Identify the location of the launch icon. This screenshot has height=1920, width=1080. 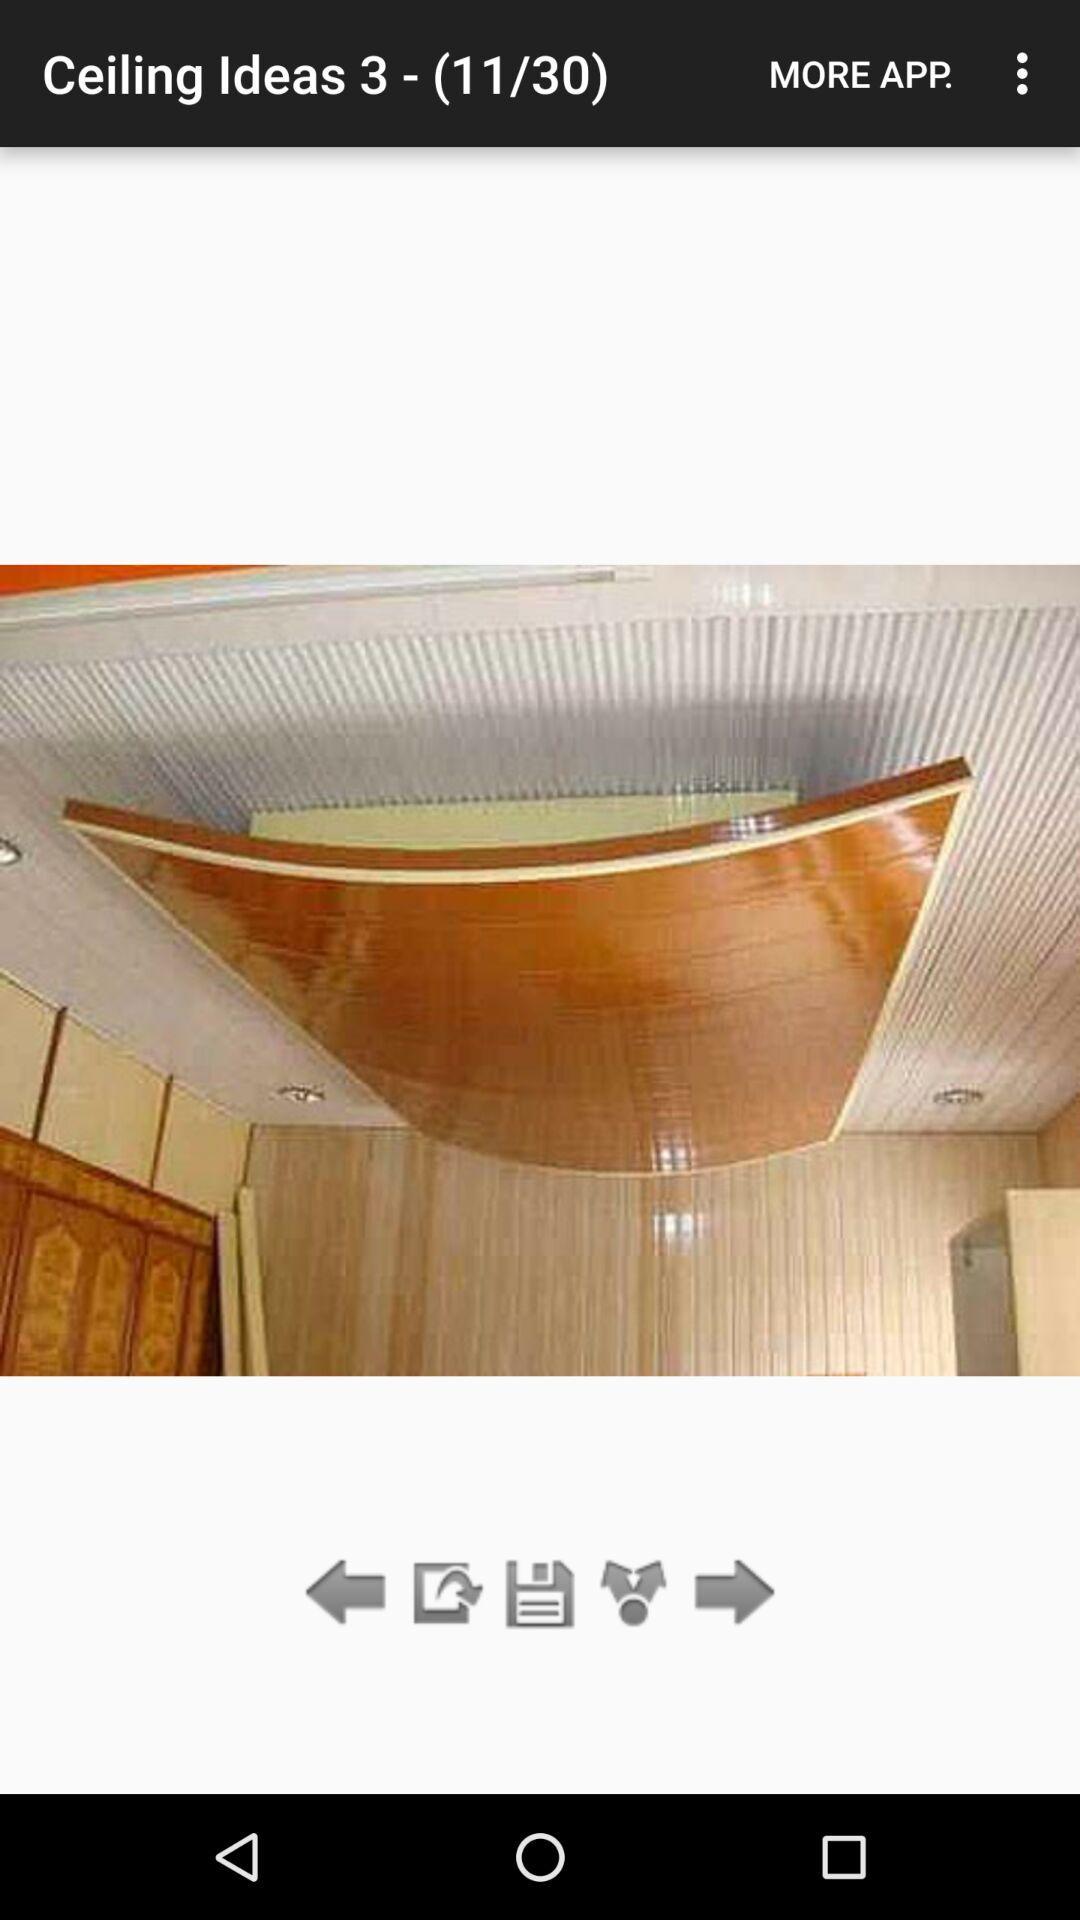
(444, 1593).